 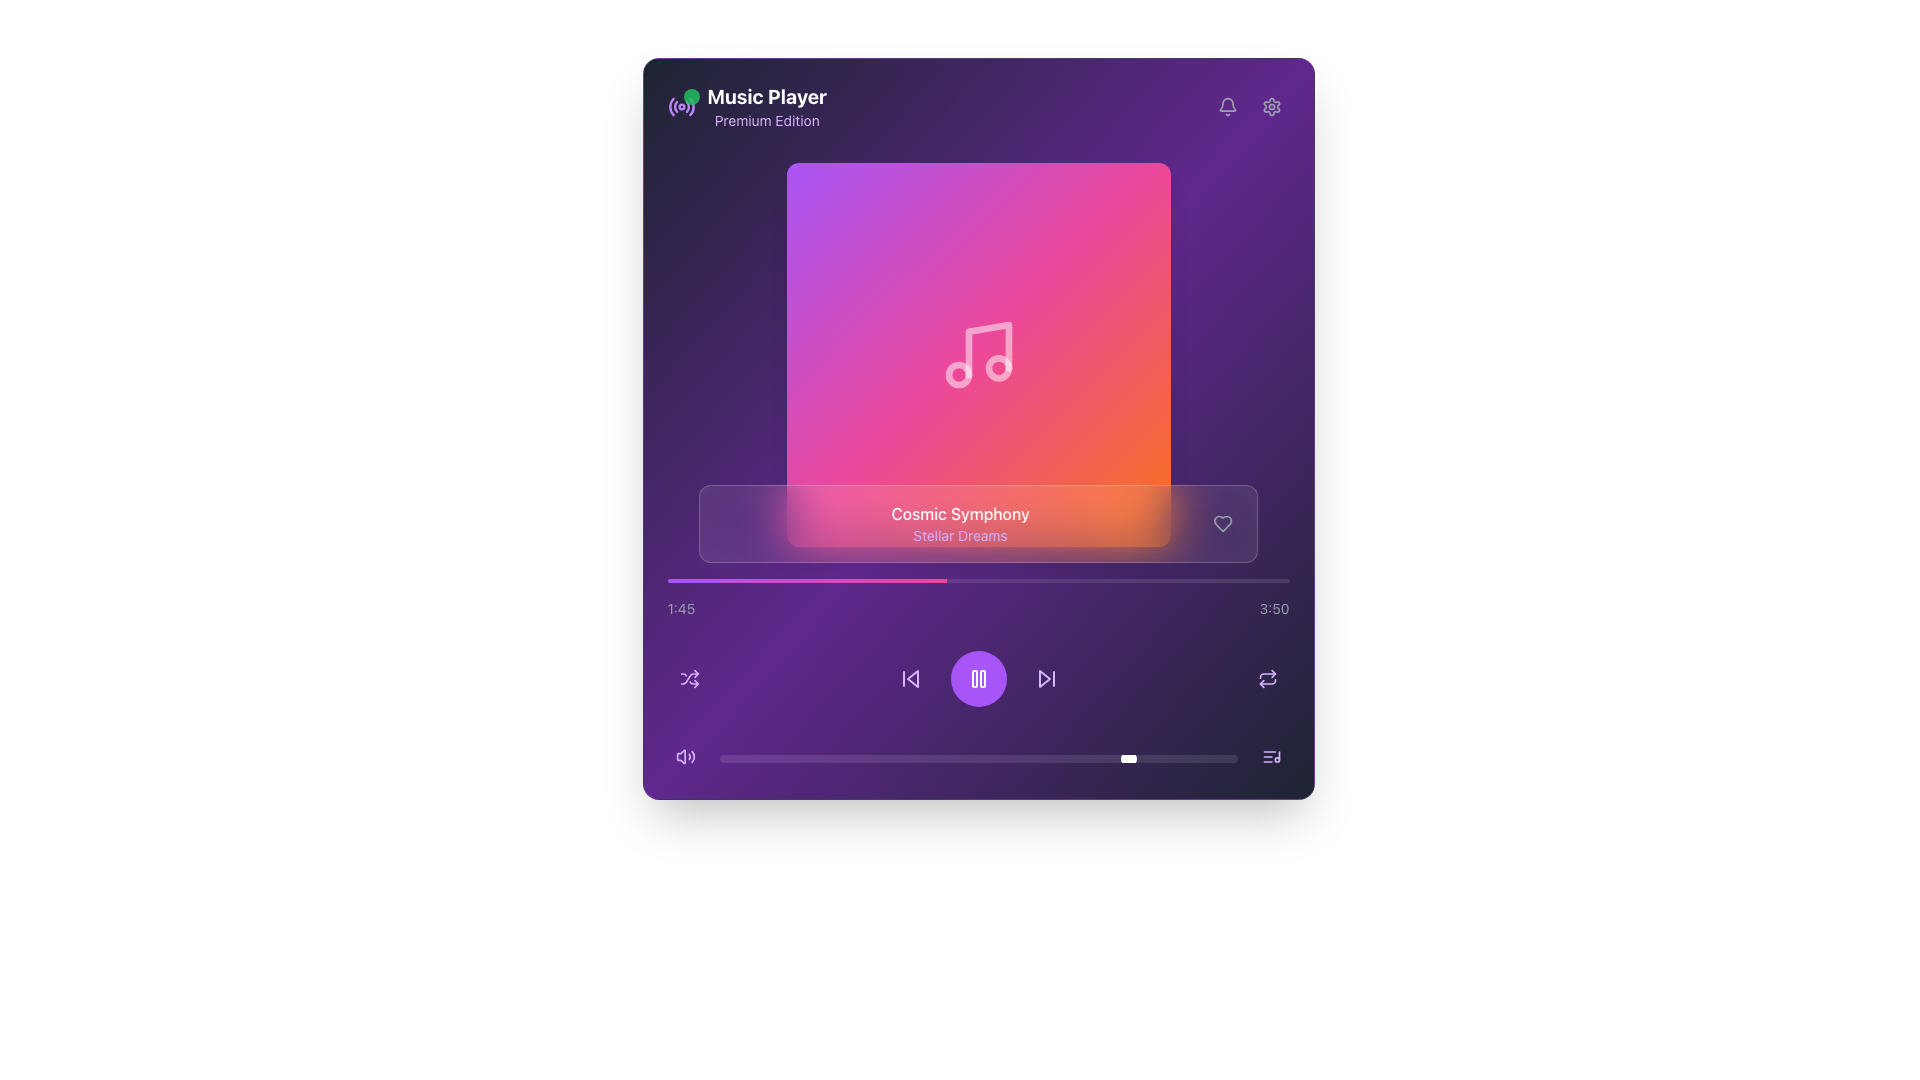 What do you see at coordinates (1226, 107) in the screenshot?
I see `the rounded button with a bell-shaped icon against a purple background` at bounding box center [1226, 107].